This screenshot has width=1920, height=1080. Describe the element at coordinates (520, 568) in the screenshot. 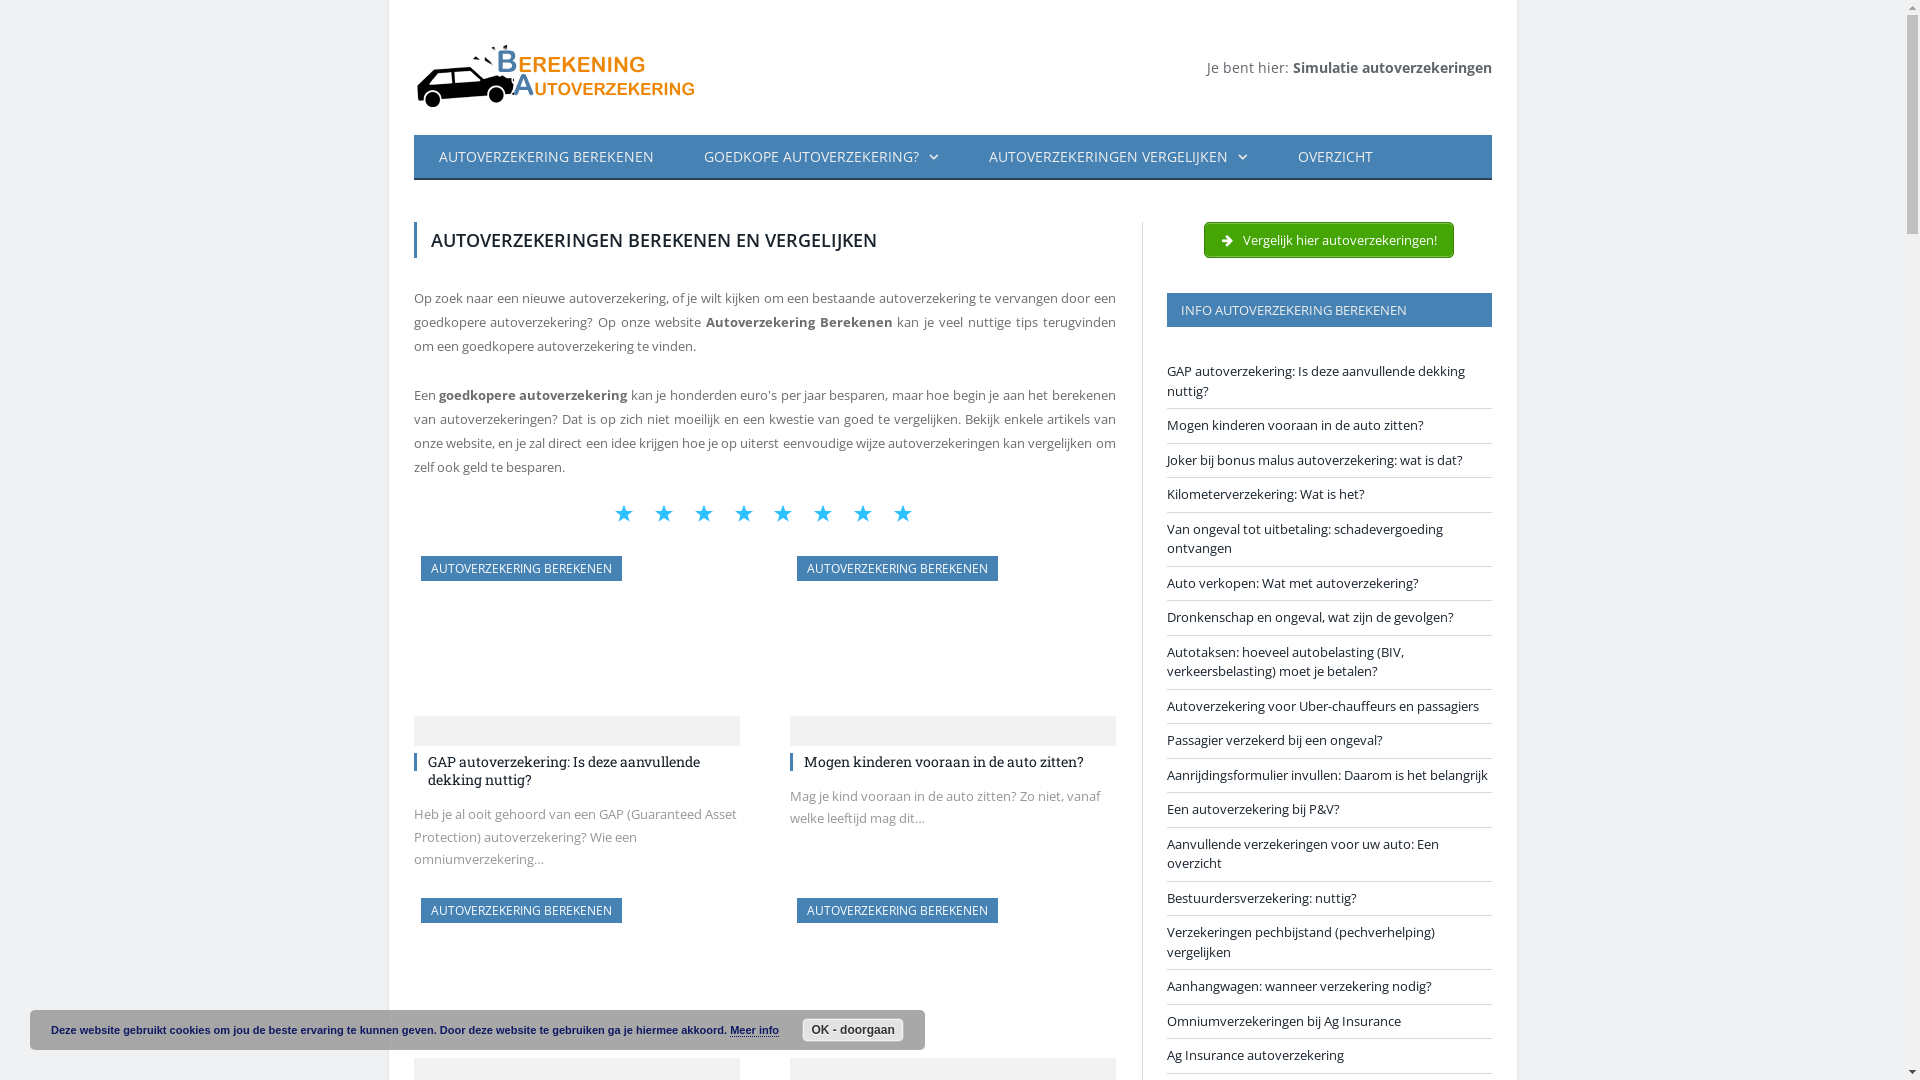

I see `'AUTOVERZEKERING BEREKENEN'` at that location.